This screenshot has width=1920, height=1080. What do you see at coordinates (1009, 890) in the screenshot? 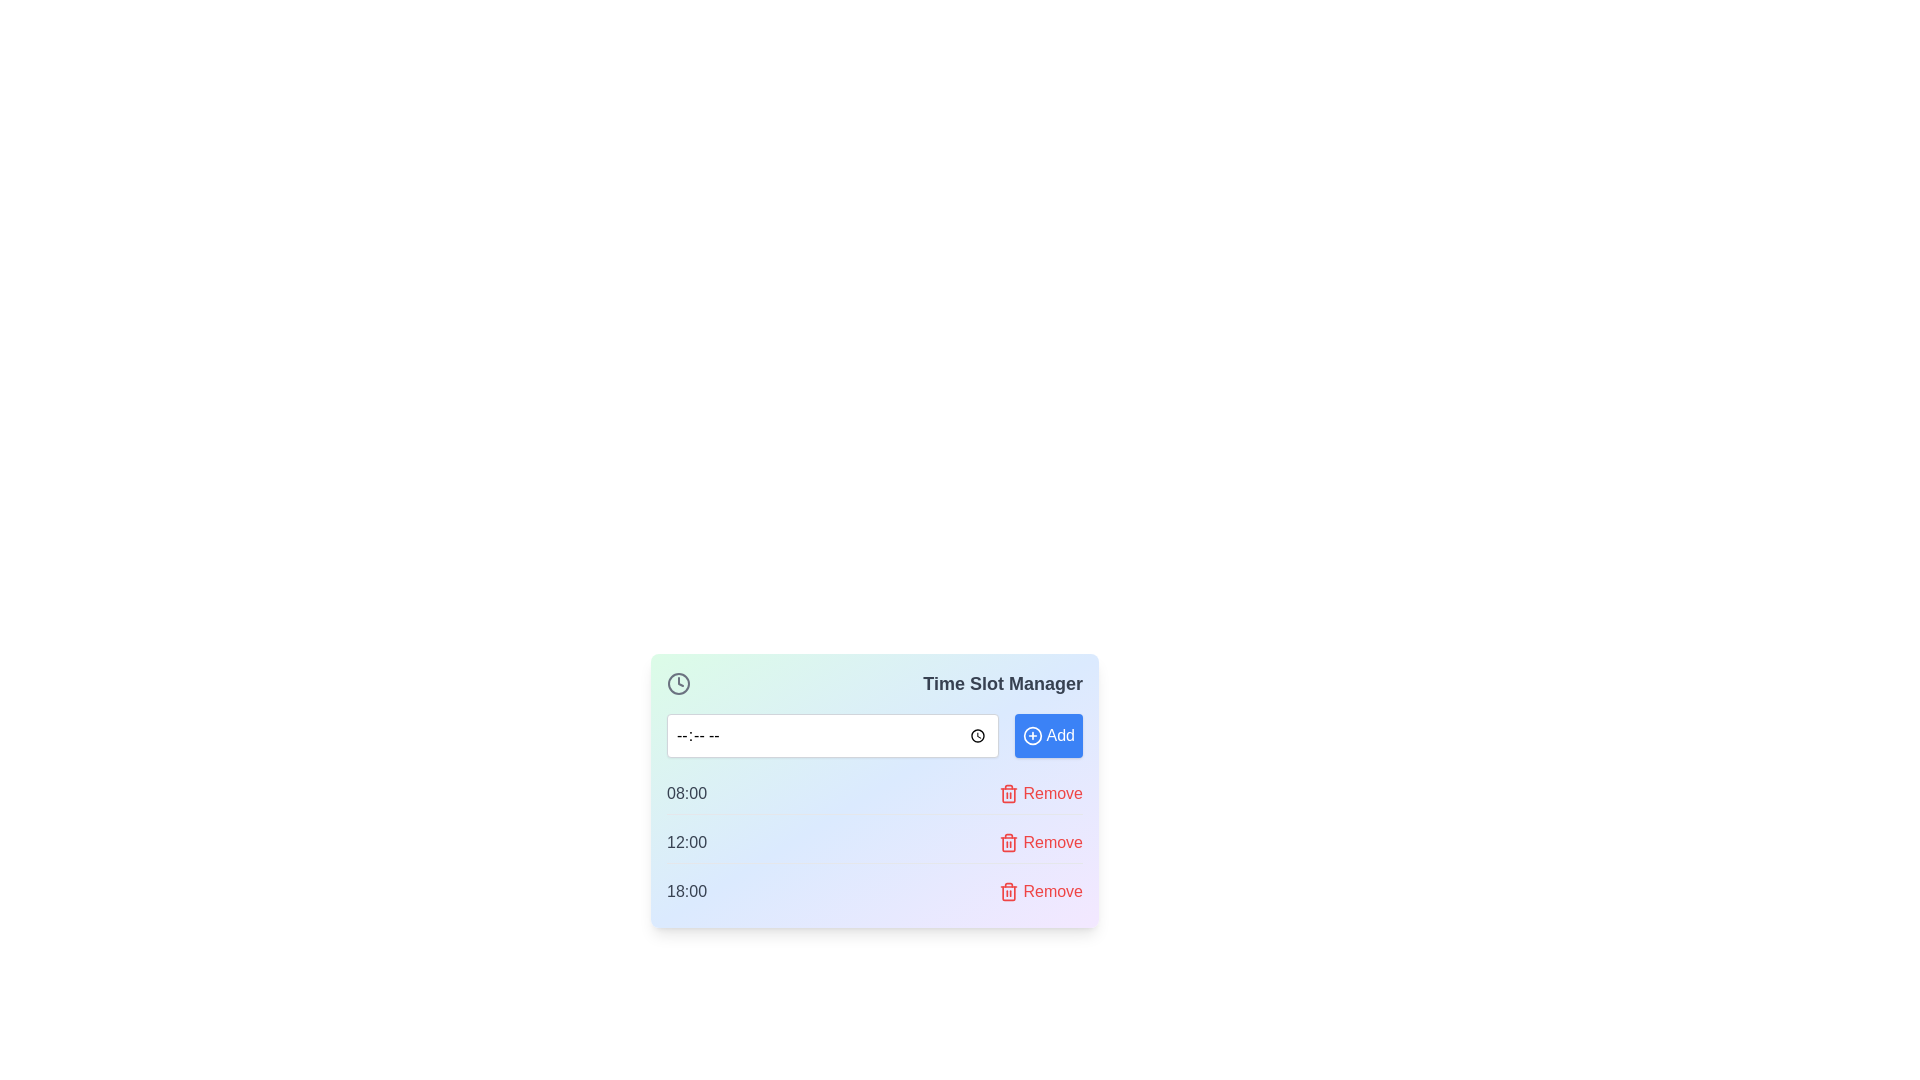
I see `the small red-colored trash bin icon, which is the third icon in the vertical list of 'Remove' buttons adjacent to the 18:00 time slot text, to initiate the removal of the time slot` at bounding box center [1009, 890].